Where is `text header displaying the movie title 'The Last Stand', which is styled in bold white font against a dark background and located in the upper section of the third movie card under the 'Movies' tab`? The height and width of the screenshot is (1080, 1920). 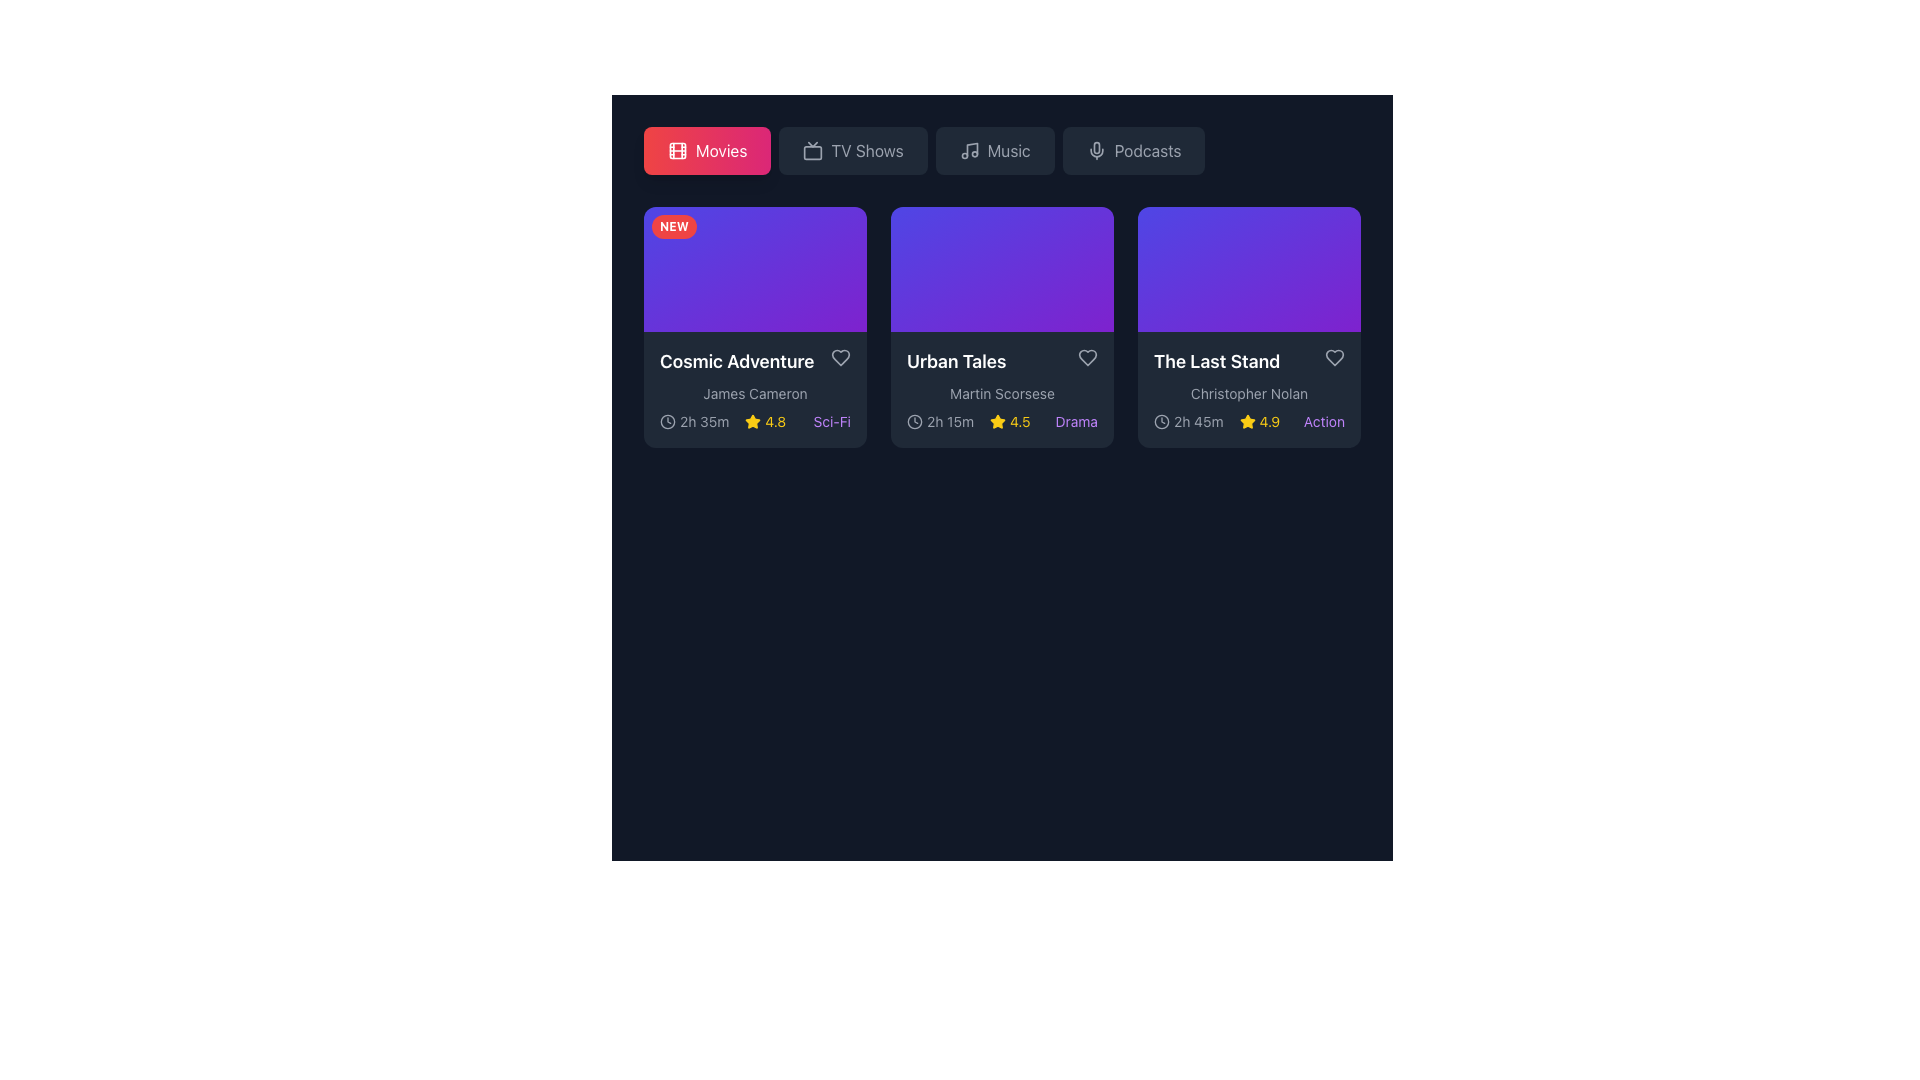 text header displaying the movie title 'The Last Stand', which is styled in bold white font against a dark background and located in the upper section of the third movie card under the 'Movies' tab is located at coordinates (1248, 362).